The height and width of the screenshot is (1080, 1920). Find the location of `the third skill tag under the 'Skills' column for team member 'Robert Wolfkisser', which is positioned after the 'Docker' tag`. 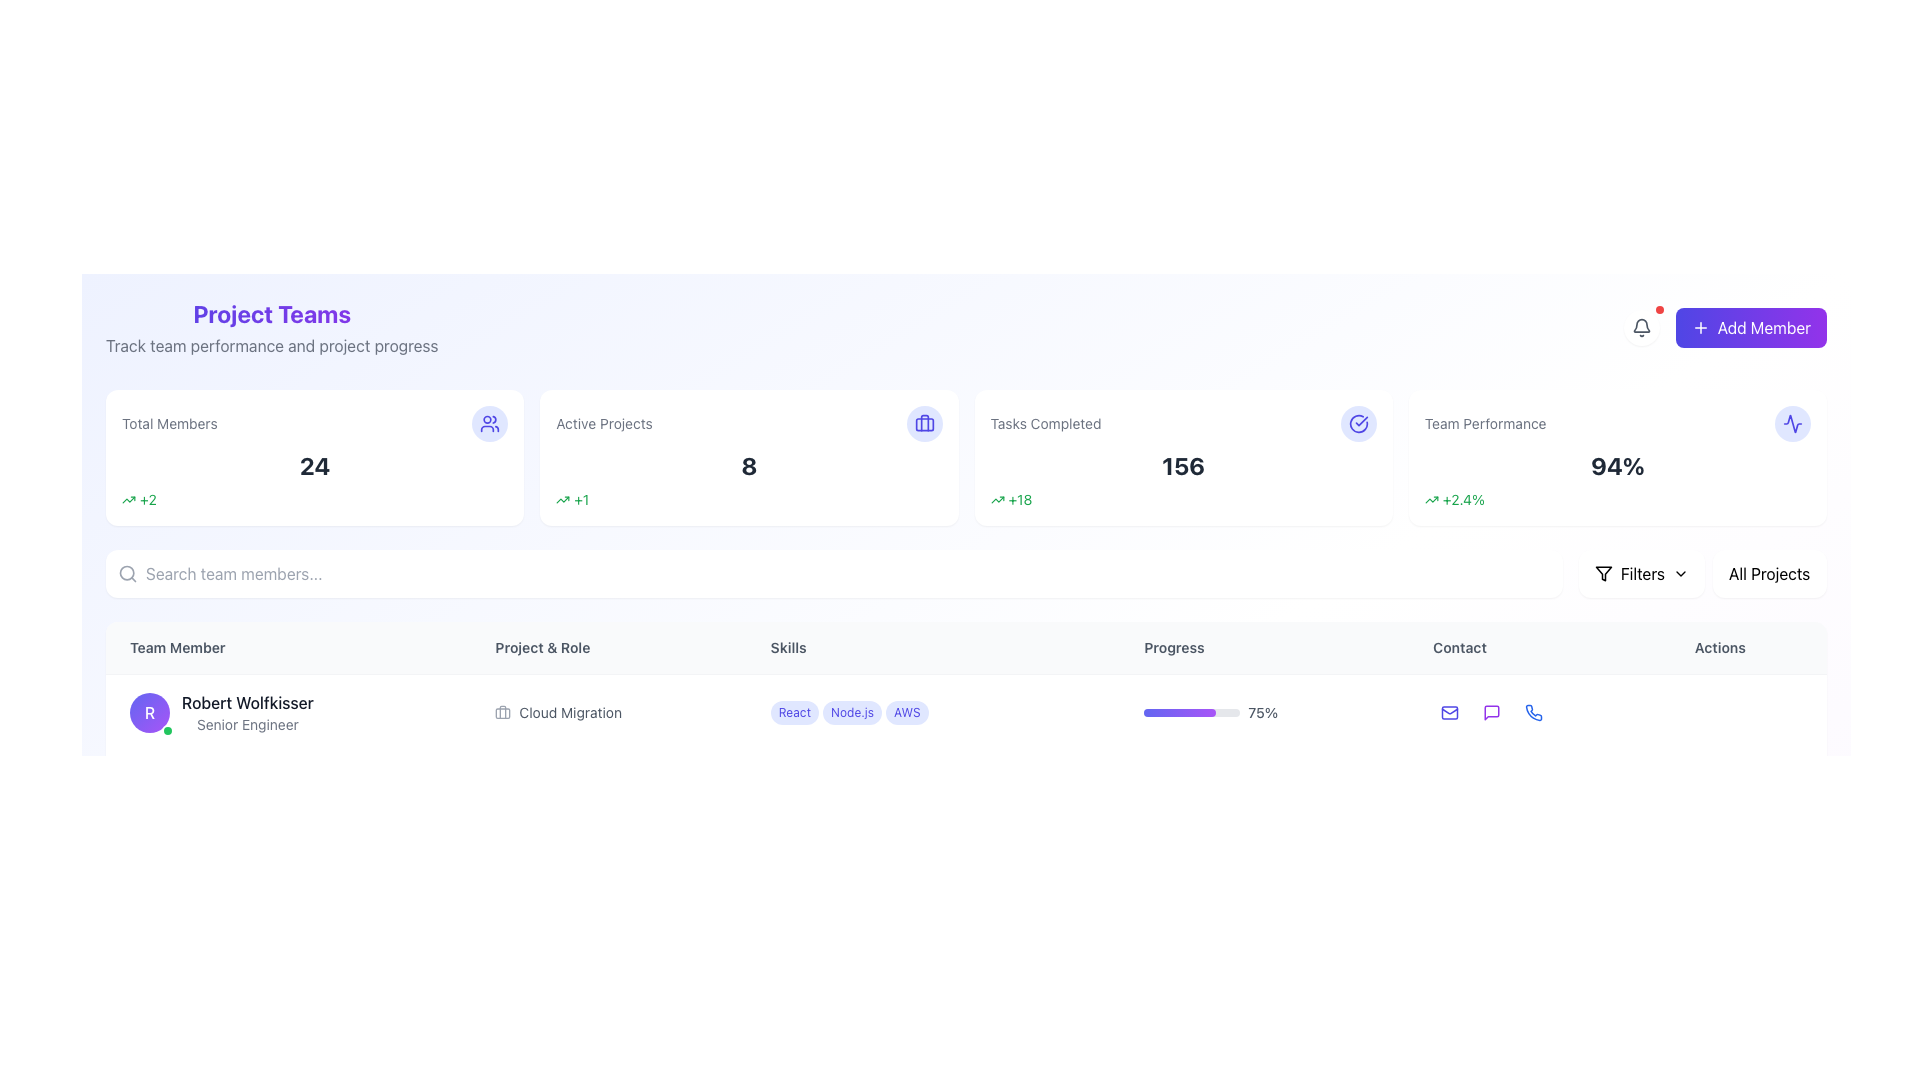

the third skill tag under the 'Skills' column for team member 'Robert Wolfkisser', which is positioned after the 'Docker' tag is located at coordinates (908, 788).